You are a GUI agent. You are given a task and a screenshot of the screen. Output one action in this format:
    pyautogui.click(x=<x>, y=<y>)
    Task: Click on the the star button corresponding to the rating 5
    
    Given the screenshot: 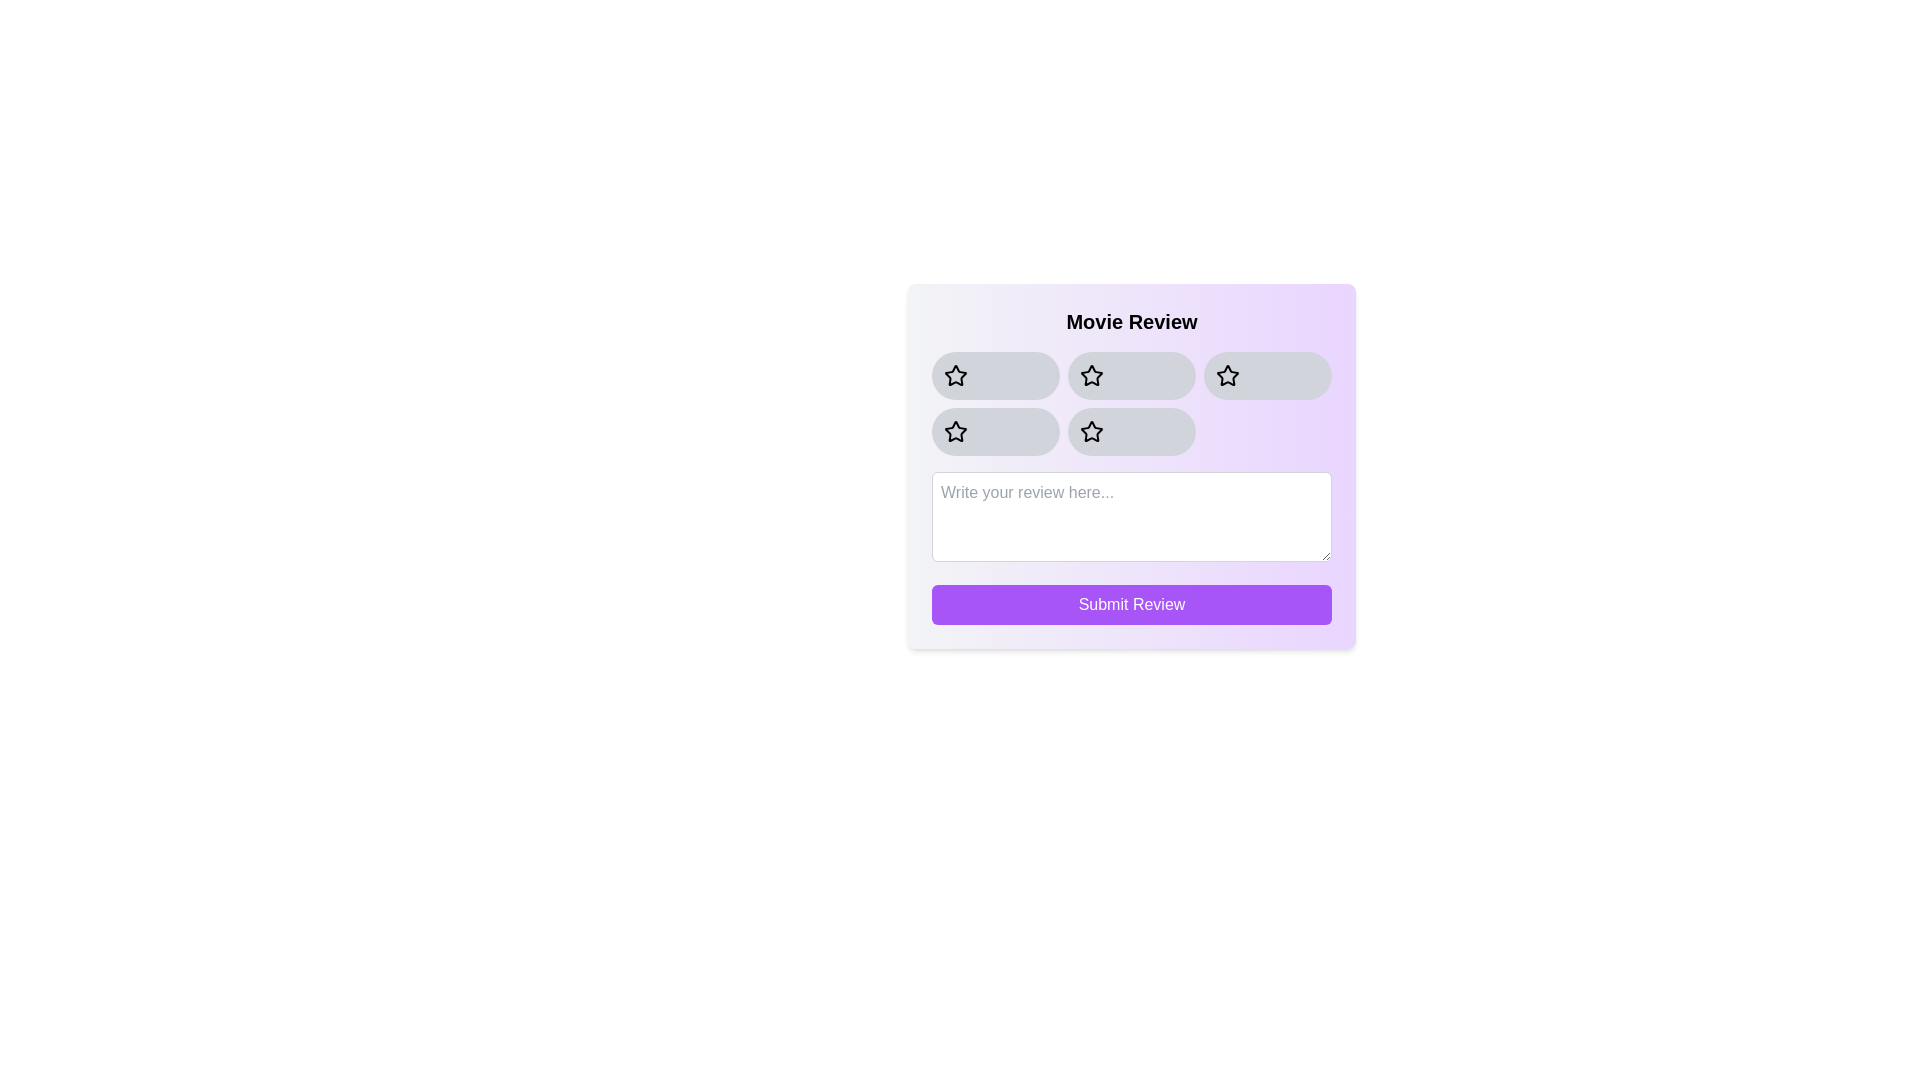 What is the action you would take?
    pyautogui.click(x=1132, y=431)
    